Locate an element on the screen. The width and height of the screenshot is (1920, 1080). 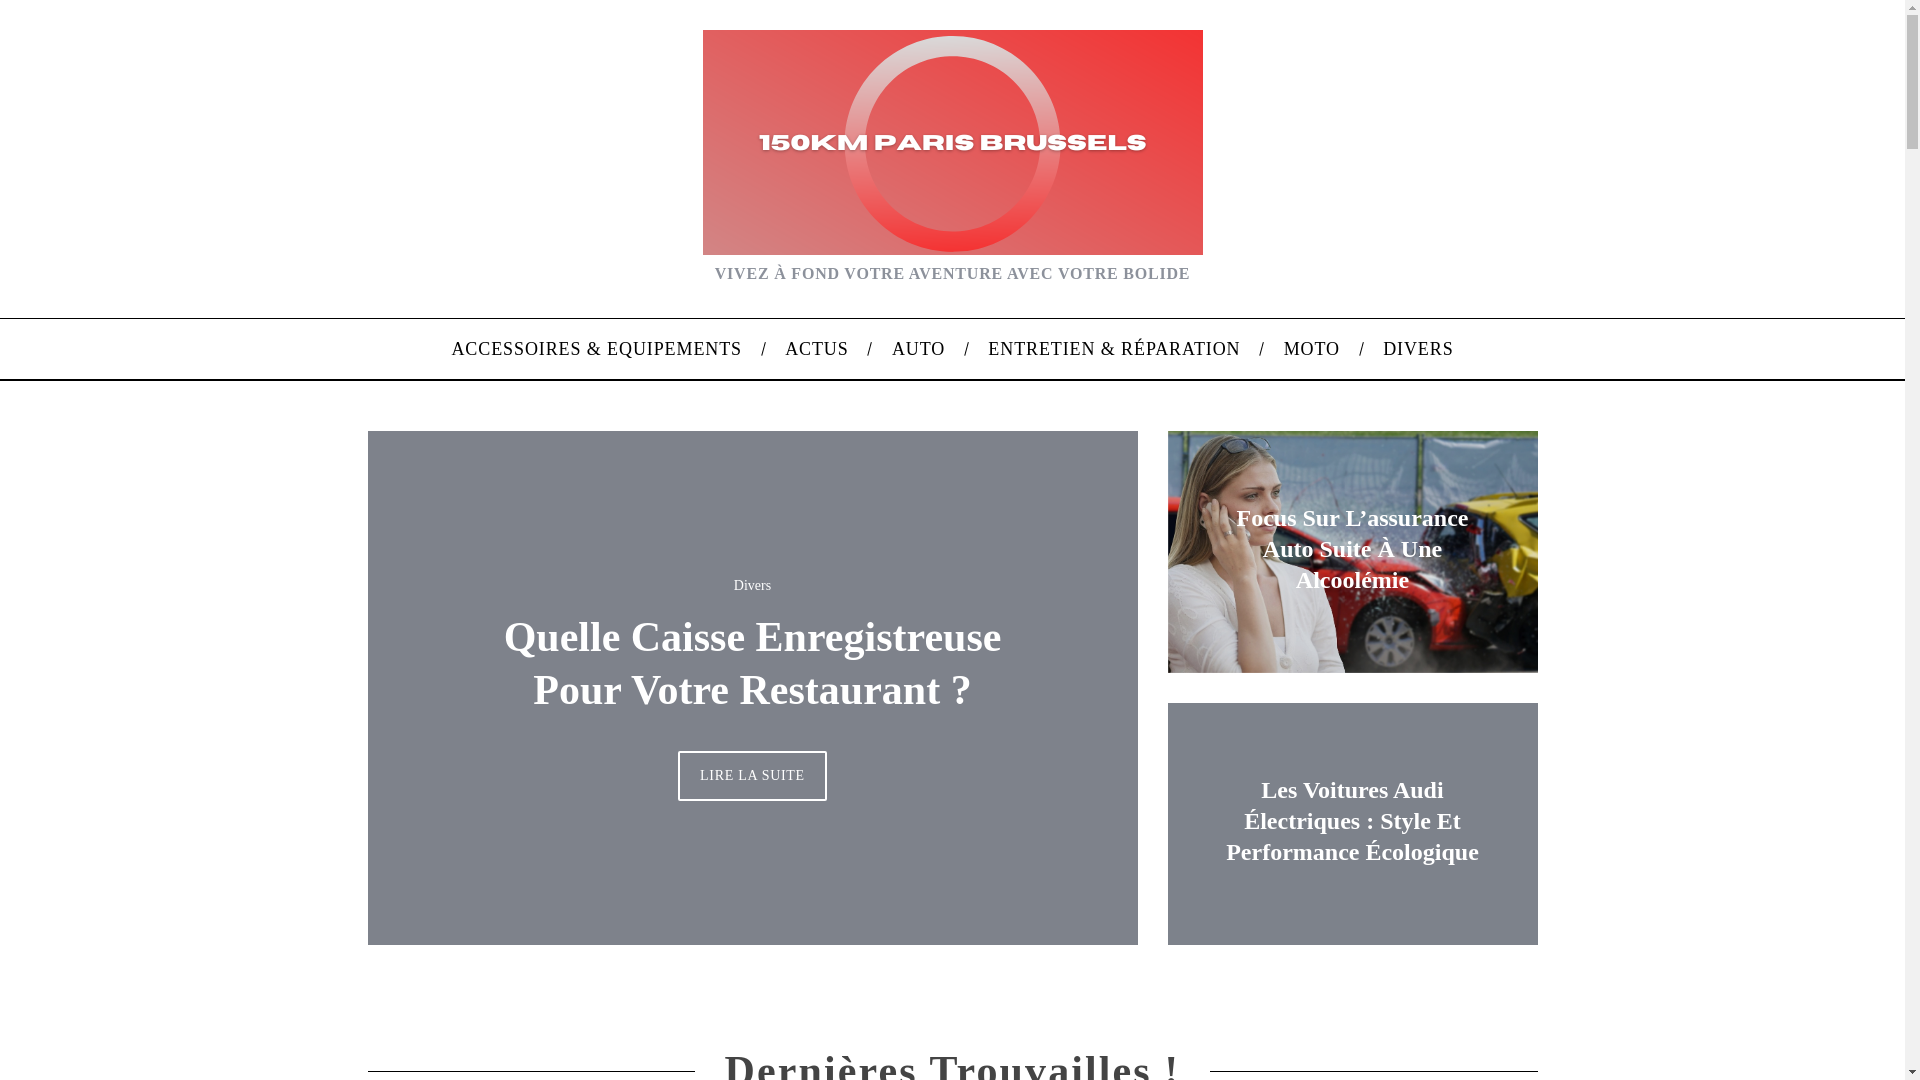
'DIVERS' is located at coordinates (1418, 347).